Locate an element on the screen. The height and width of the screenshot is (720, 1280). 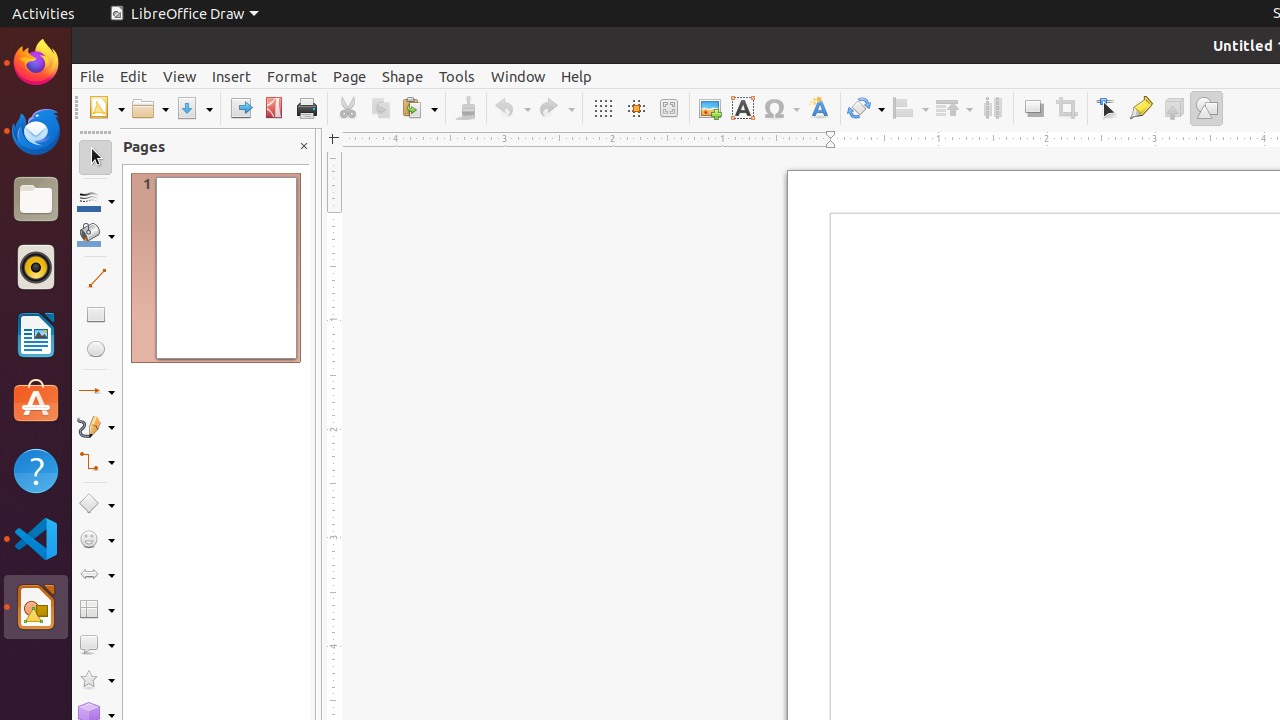
'Clone' is located at coordinates (464, 108).